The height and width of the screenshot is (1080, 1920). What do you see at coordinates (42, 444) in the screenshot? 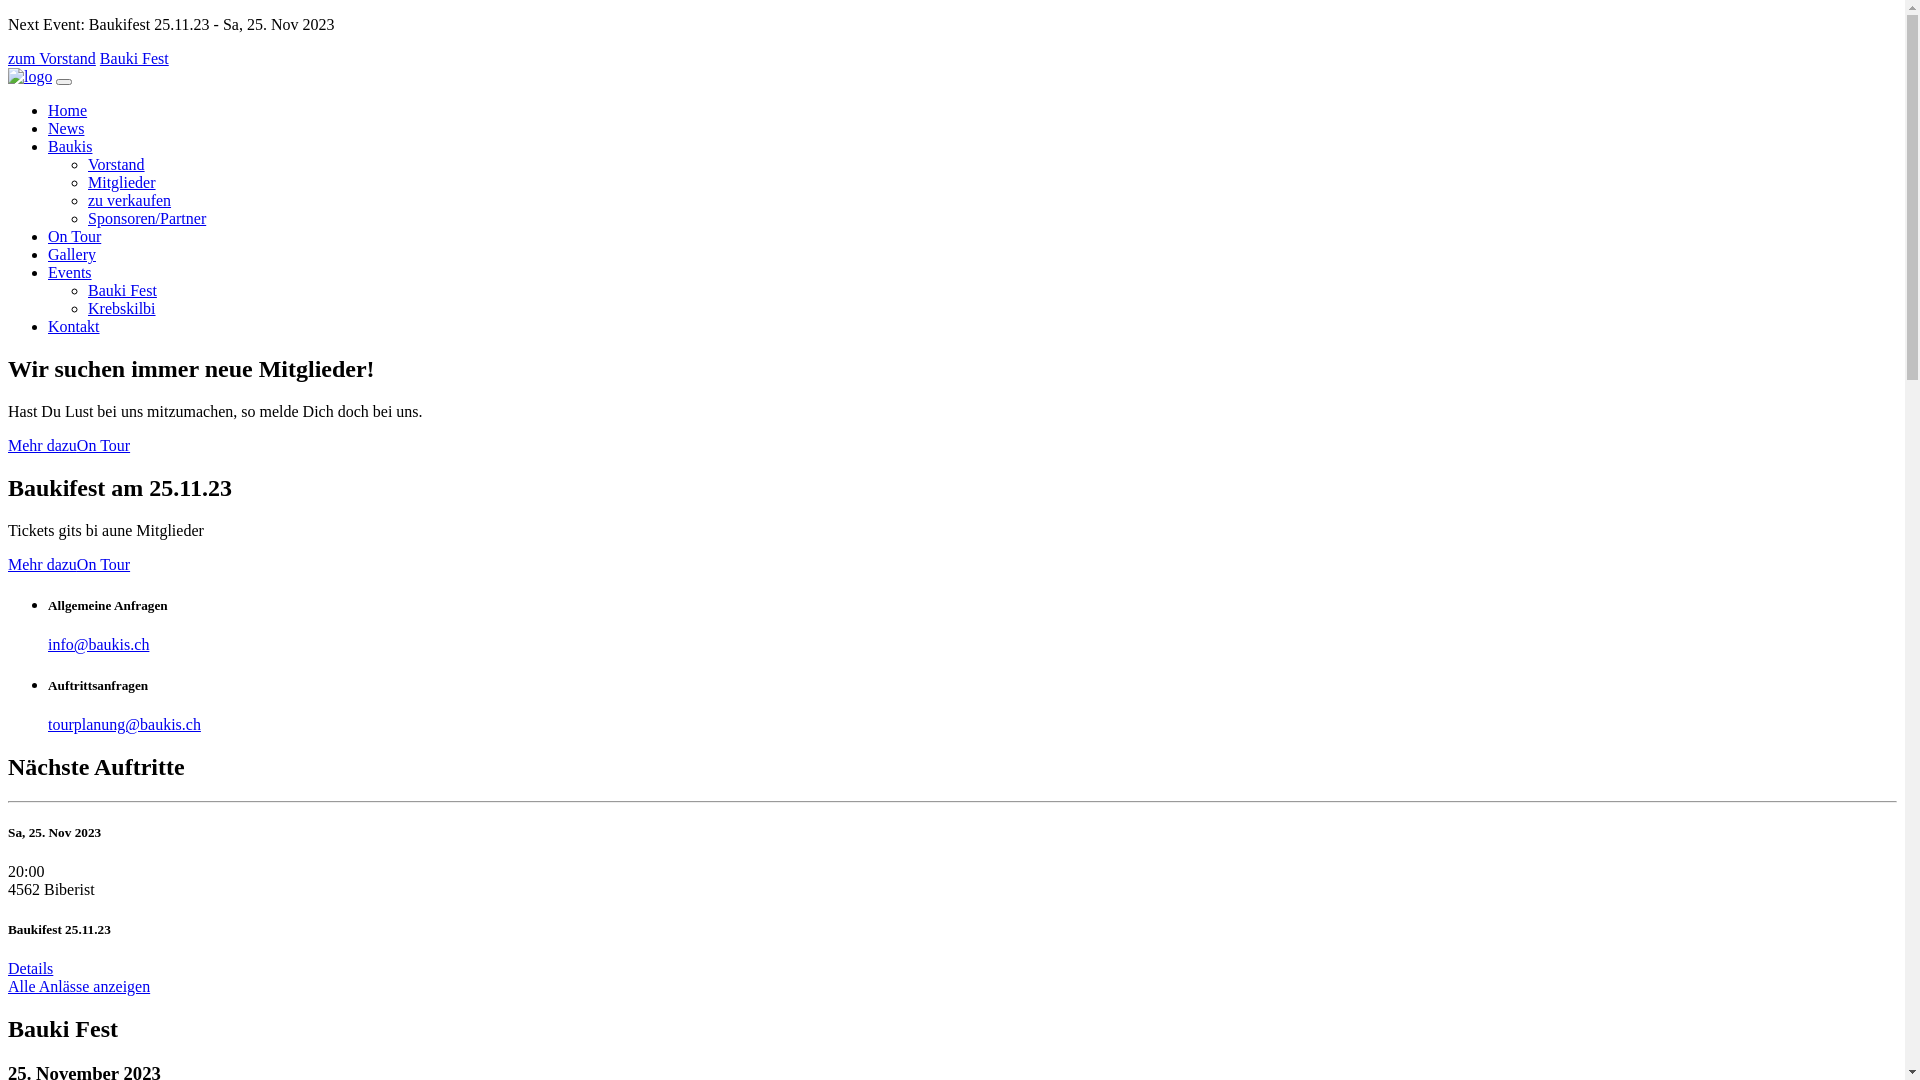
I see `'Mehr dazu'` at bounding box center [42, 444].